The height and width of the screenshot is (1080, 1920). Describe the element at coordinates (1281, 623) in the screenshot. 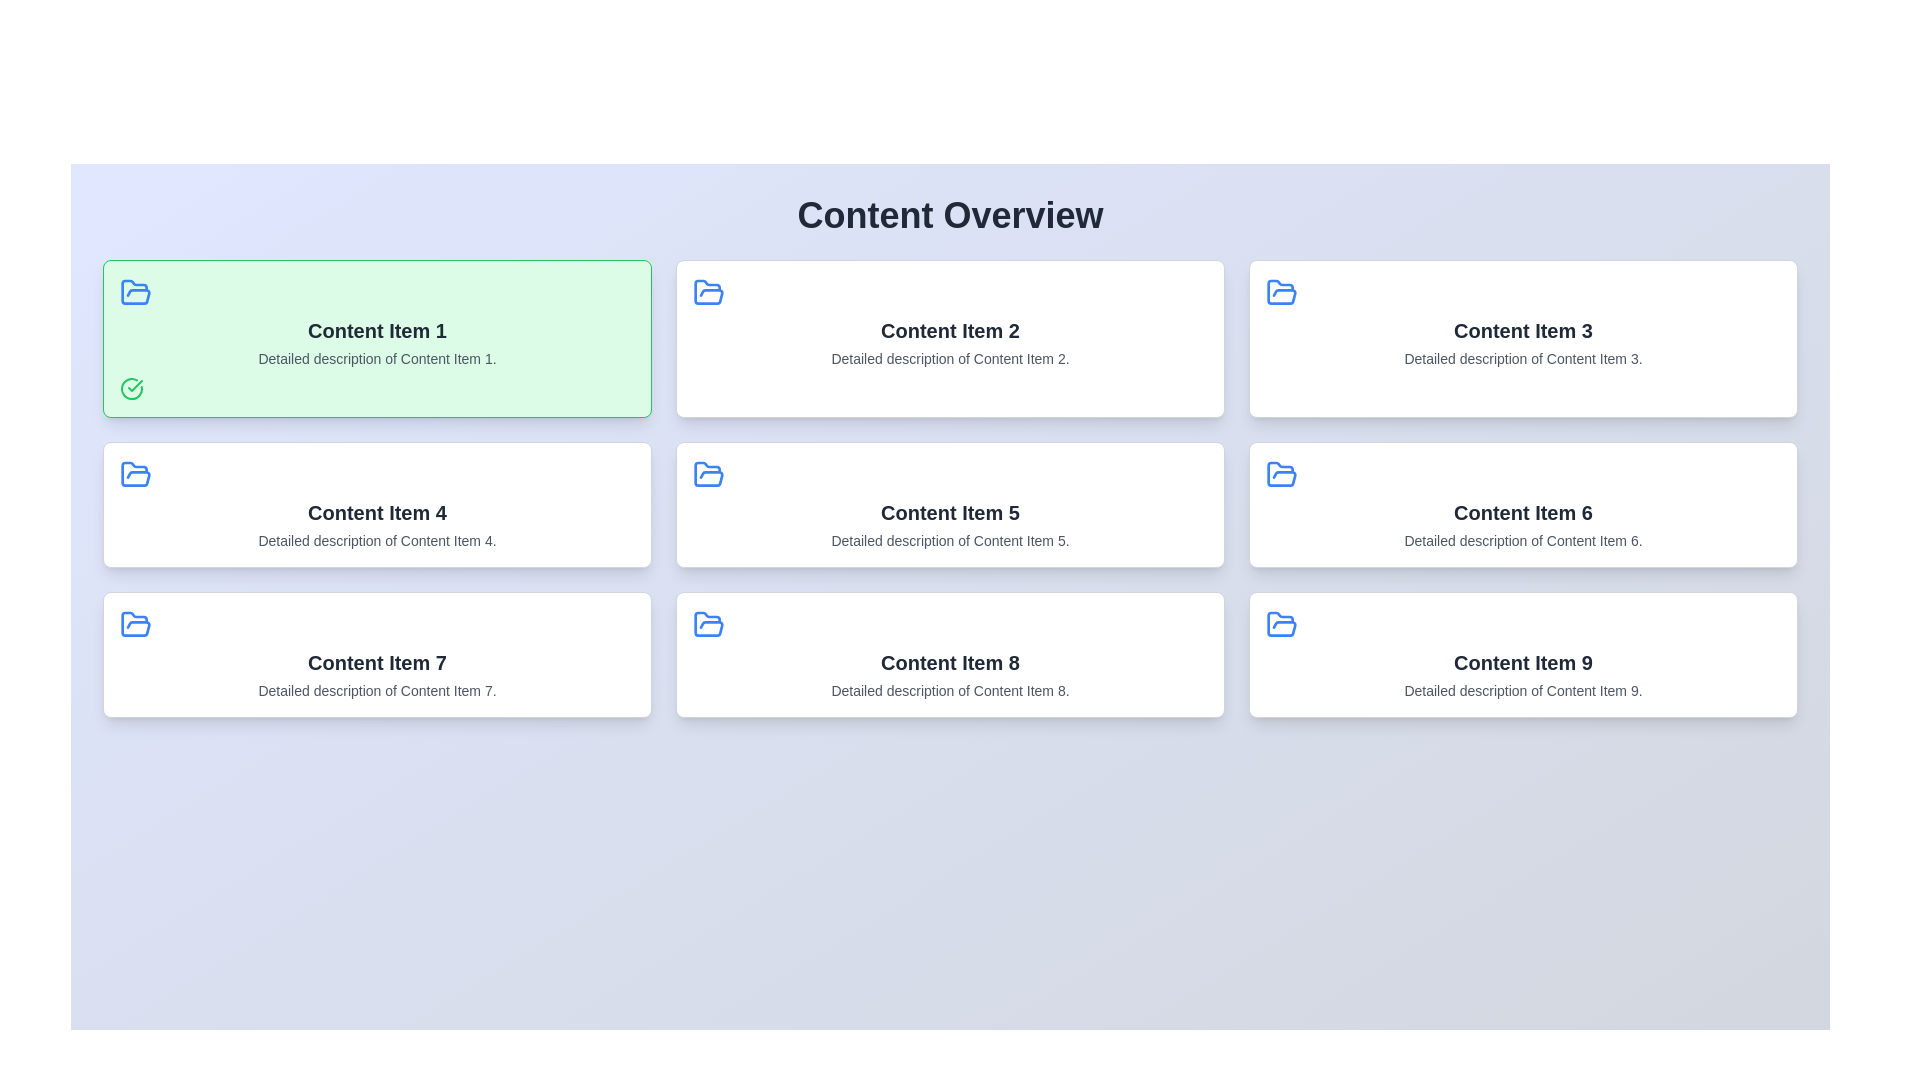

I see `the vibrant blue folder icon located in the bottom-right section of the 'Content Item 9' grid layout` at that location.